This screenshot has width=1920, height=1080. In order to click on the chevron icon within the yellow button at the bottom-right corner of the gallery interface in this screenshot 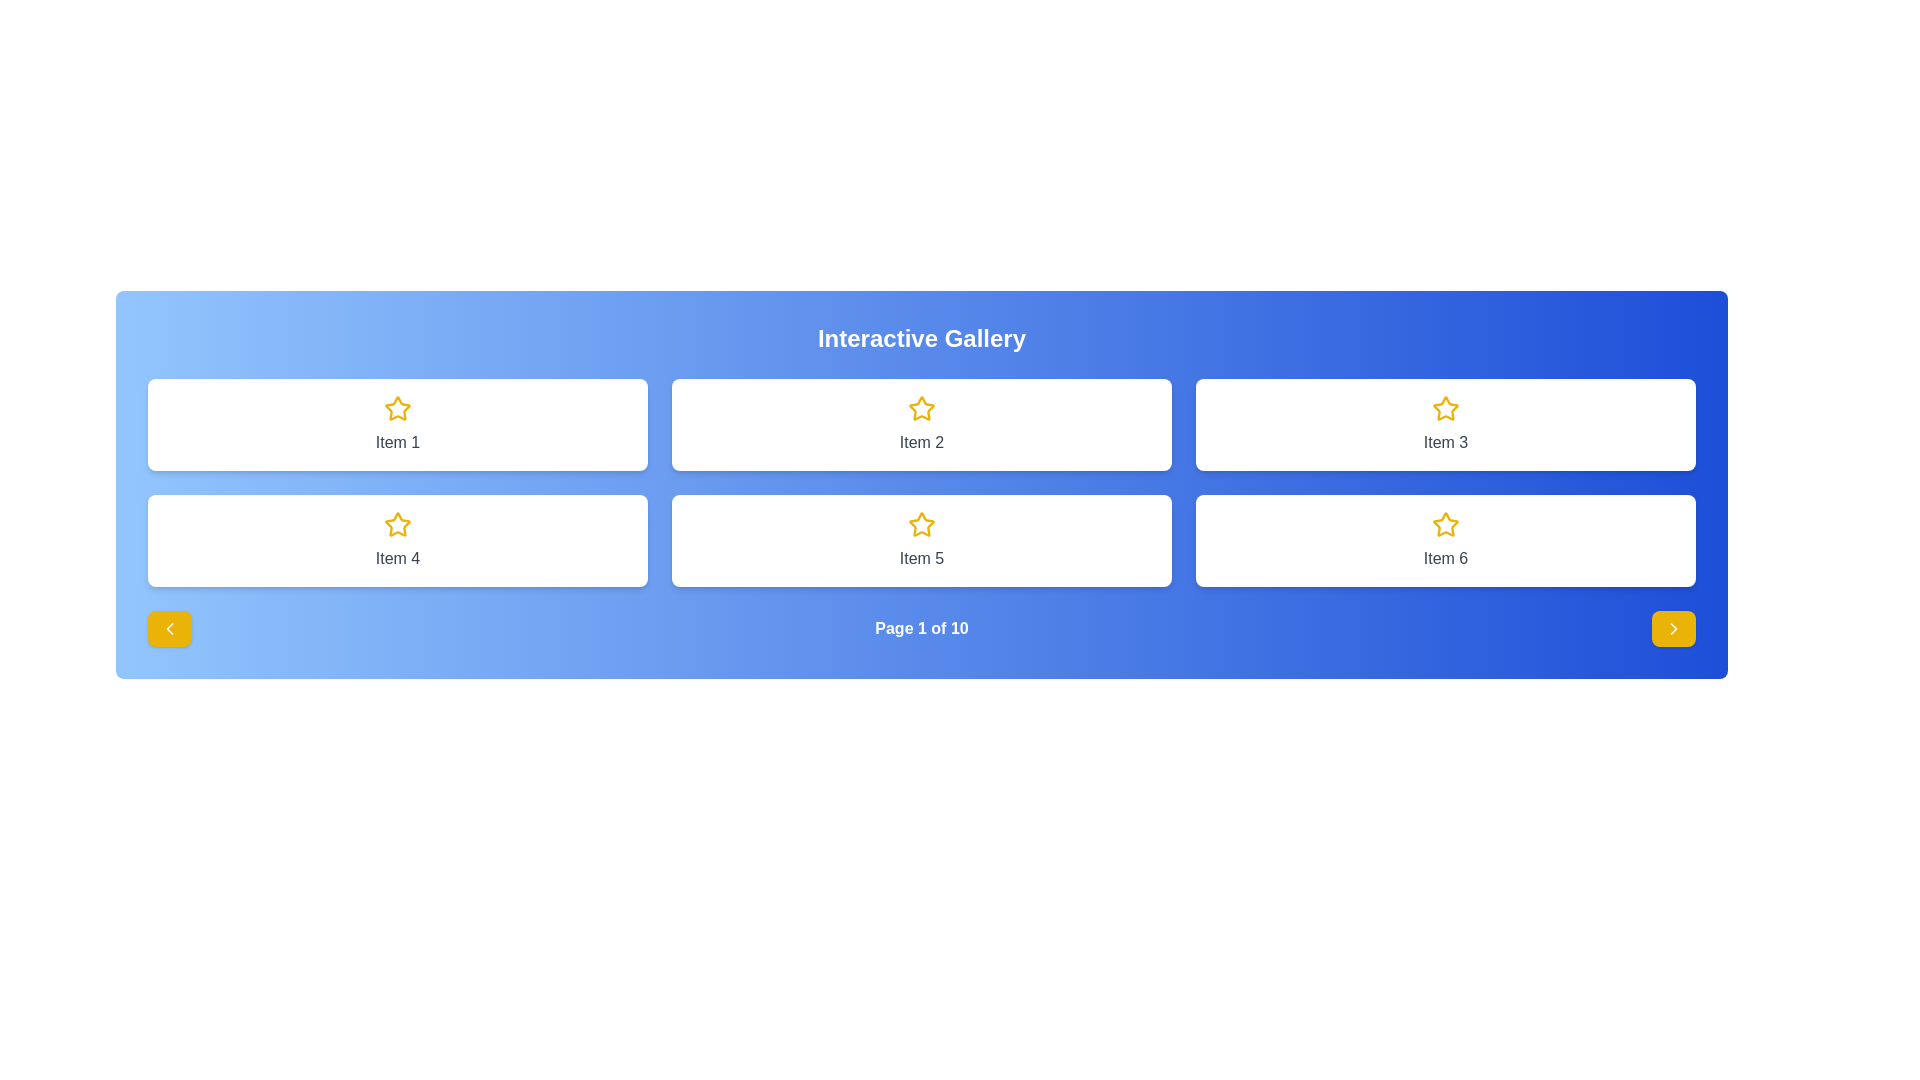, I will do `click(1674, 627)`.